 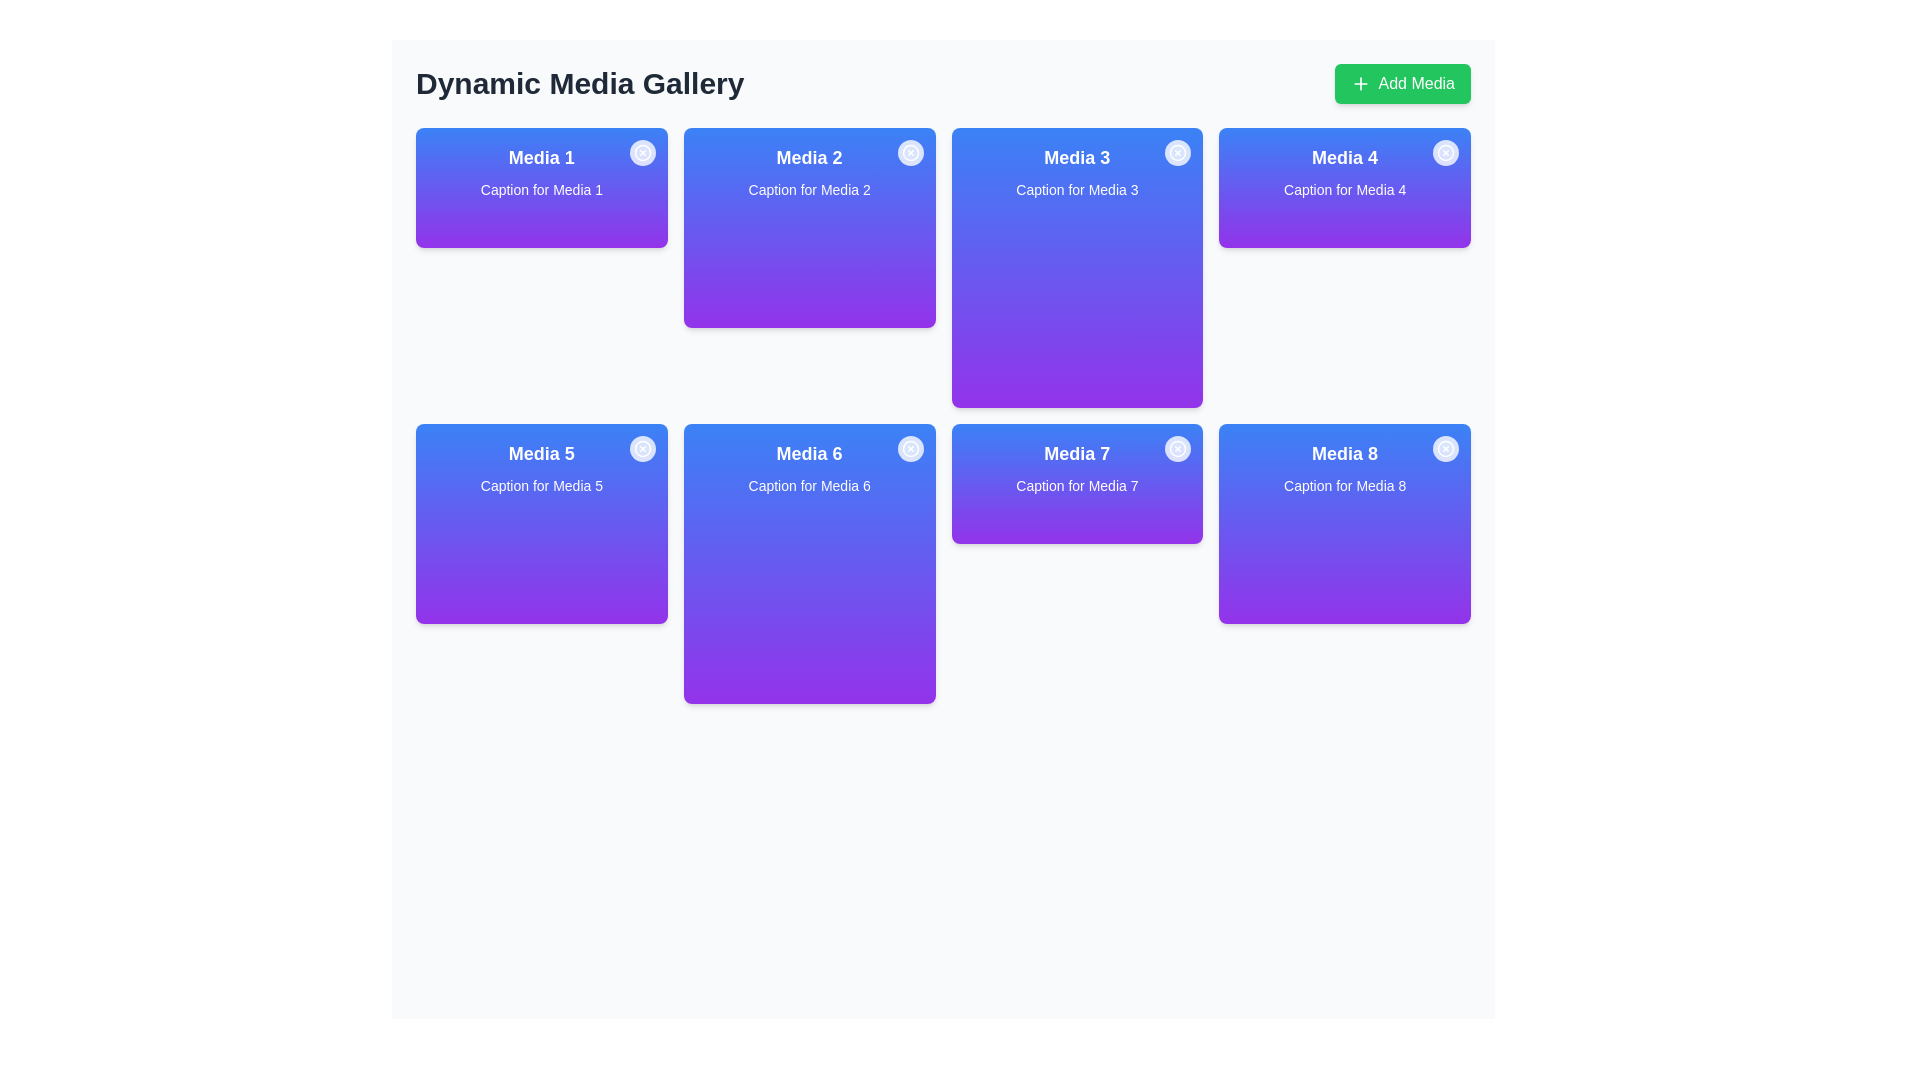 I want to click on the circular close button with a red 'X' symbol in the top-right corner of the card labeled 'Media 5' to observe the hover effect, so click(x=642, y=447).